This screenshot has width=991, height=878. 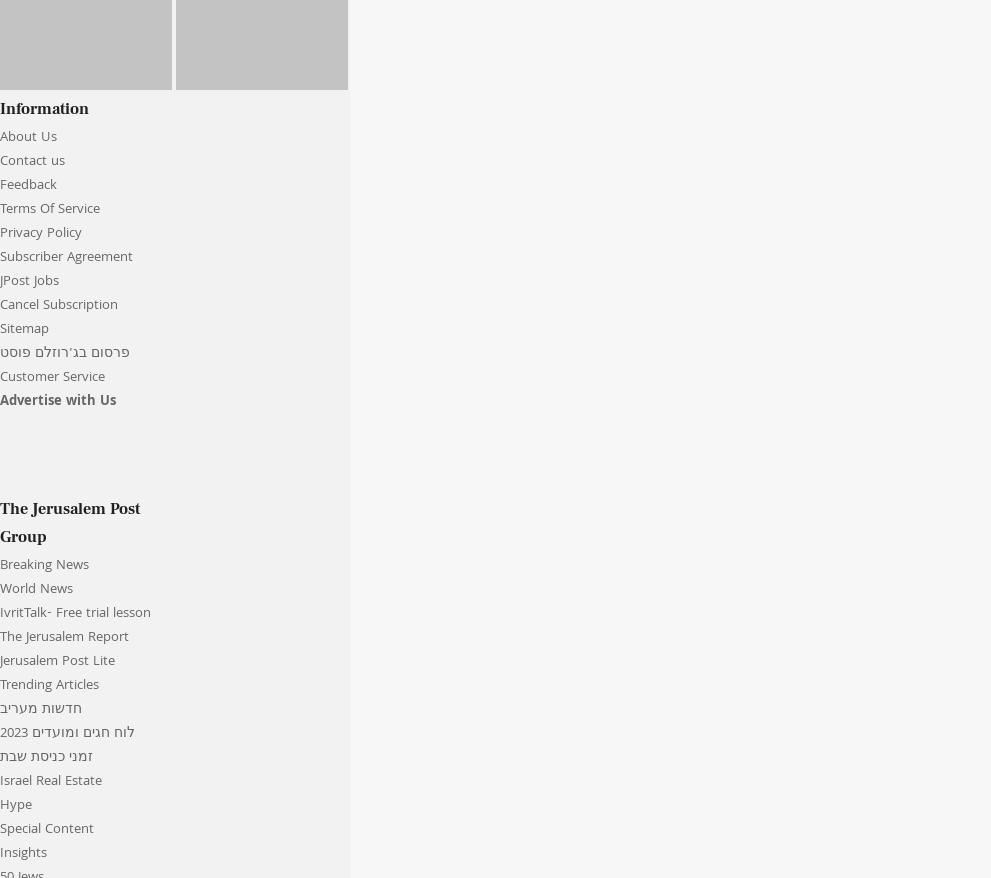 What do you see at coordinates (22, 854) in the screenshot?
I see `'Insights'` at bounding box center [22, 854].